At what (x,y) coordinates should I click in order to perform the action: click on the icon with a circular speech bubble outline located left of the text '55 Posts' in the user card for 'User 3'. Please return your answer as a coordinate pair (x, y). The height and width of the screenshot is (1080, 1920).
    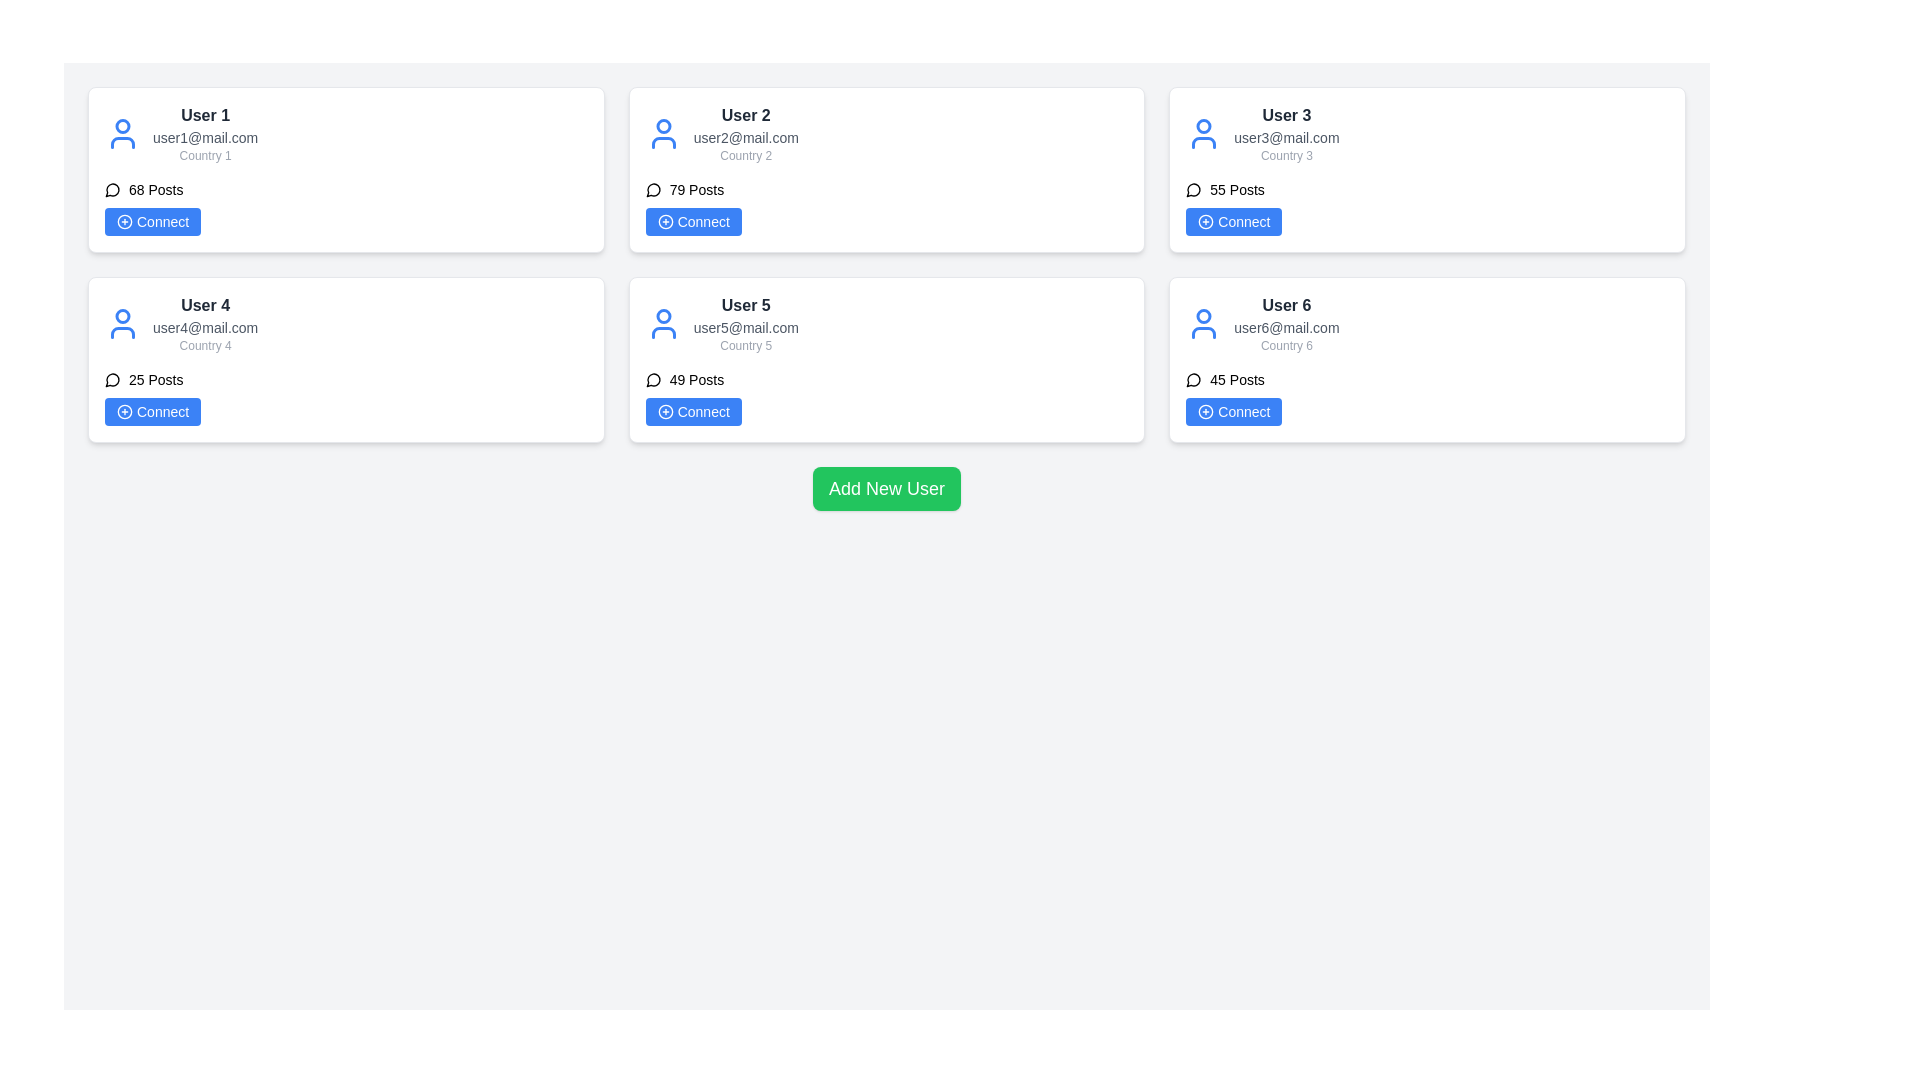
    Looking at the image, I should click on (1194, 189).